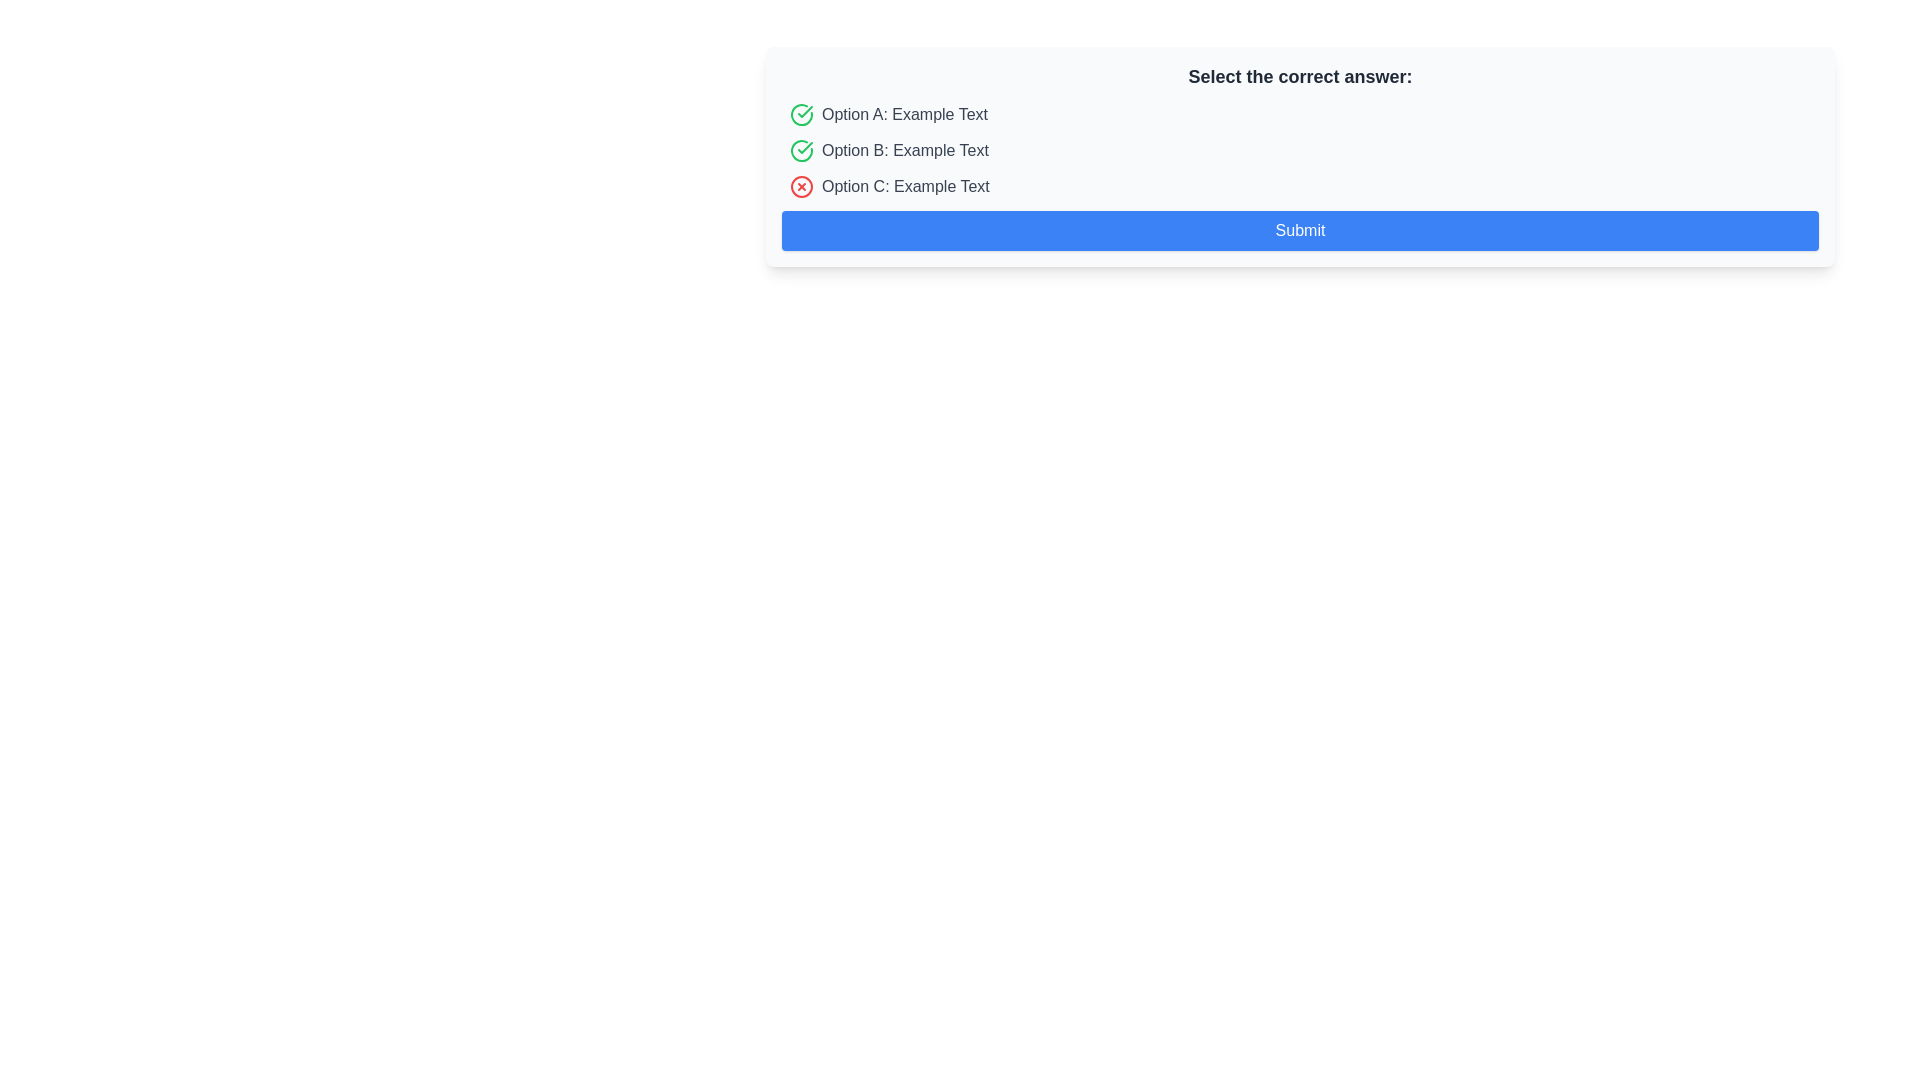 The image size is (1920, 1080). What do you see at coordinates (801, 115) in the screenshot?
I see `the circular border of the green check mark icon located above the text 'Option B: Example Text'` at bounding box center [801, 115].